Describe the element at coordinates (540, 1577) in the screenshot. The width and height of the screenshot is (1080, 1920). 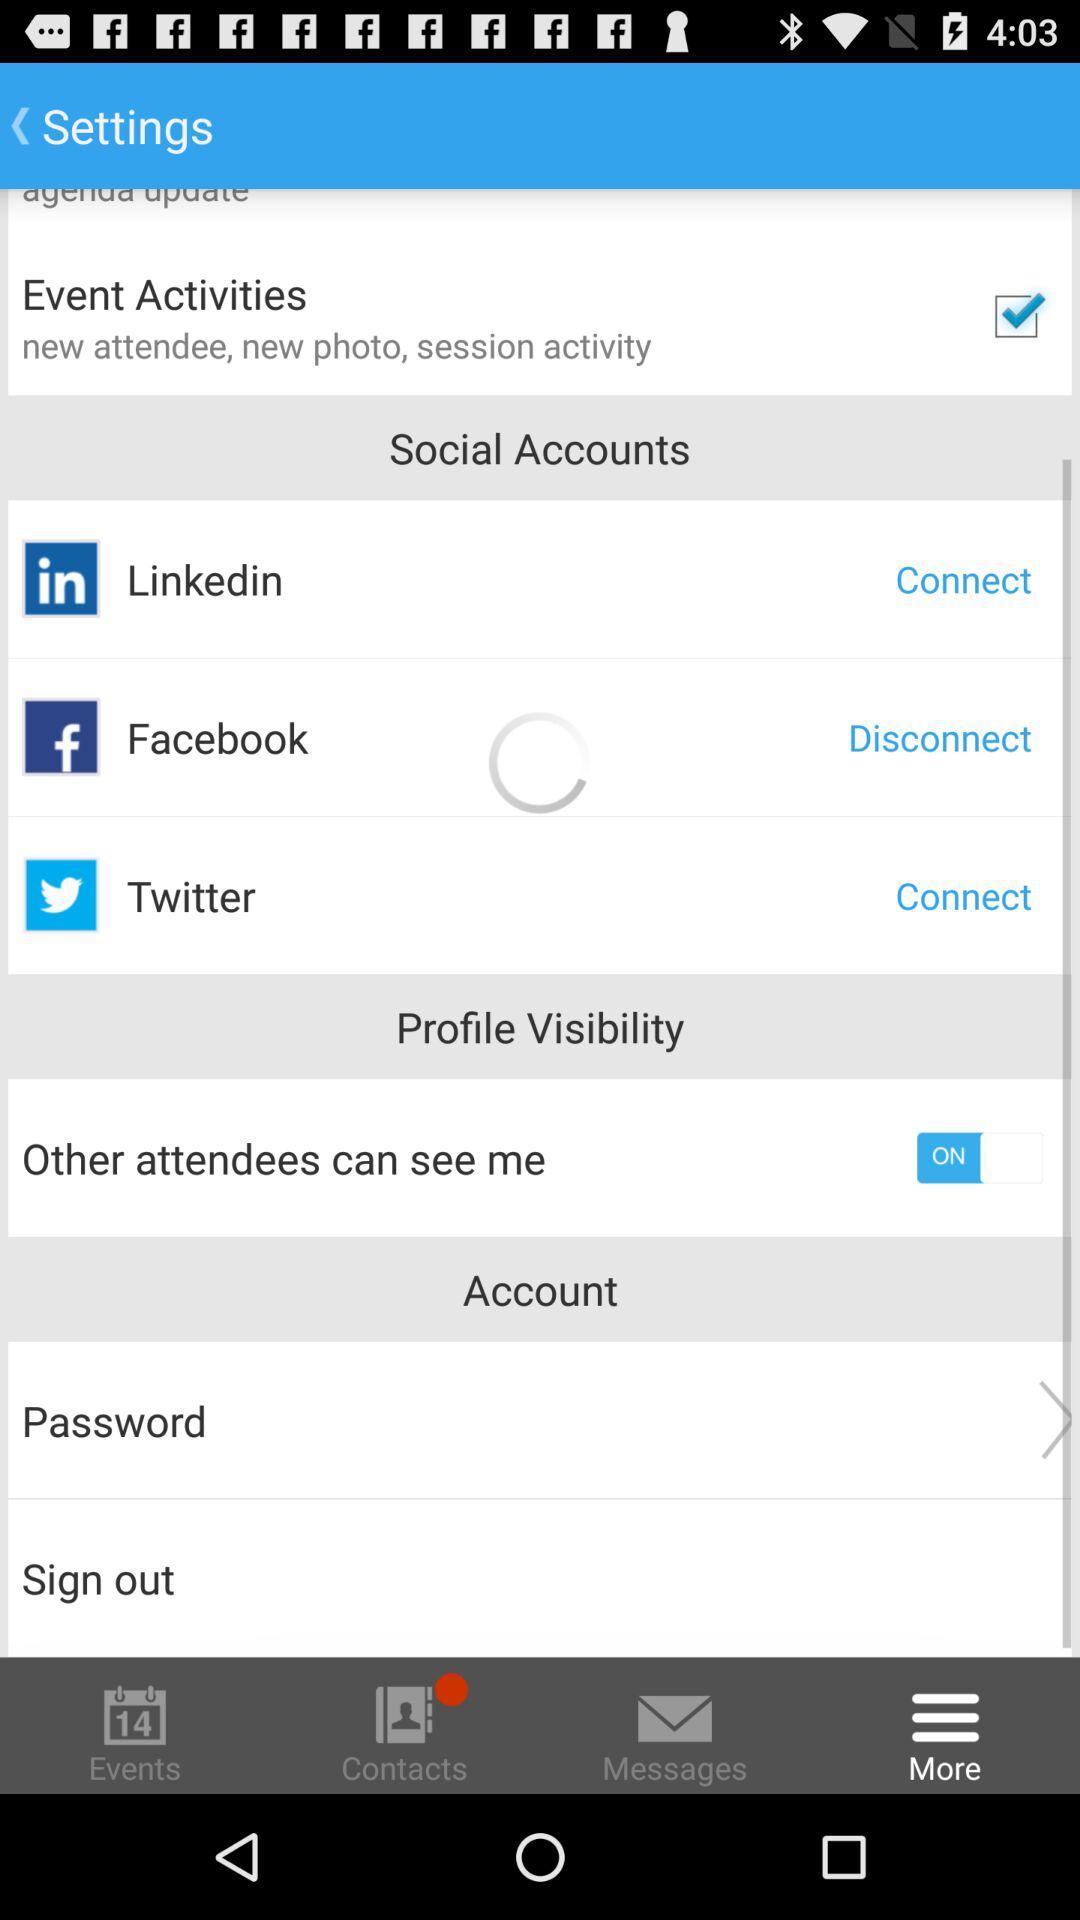
I see `the sign out icon` at that location.